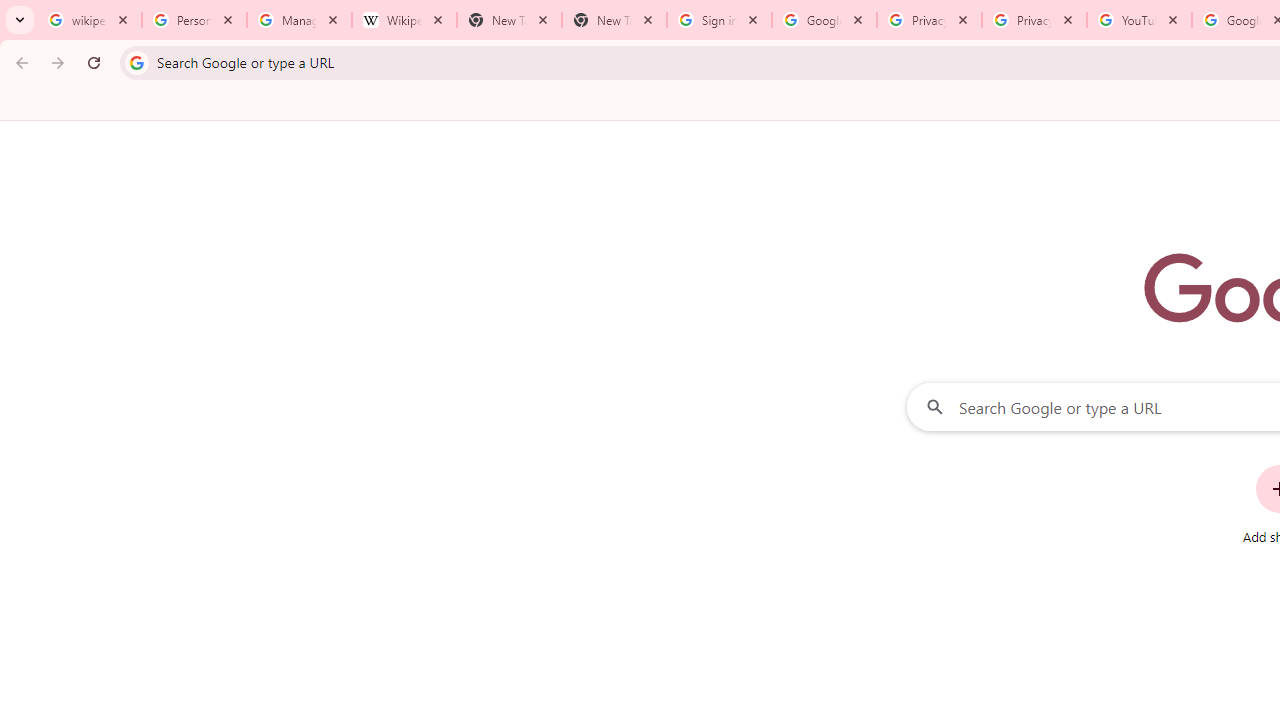 The height and width of the screenshot is (720, 1280). What do you see at coordinates (1139, 20) in the screenshot?
I see `'YouTube'` at bounding box center [1139, 20].